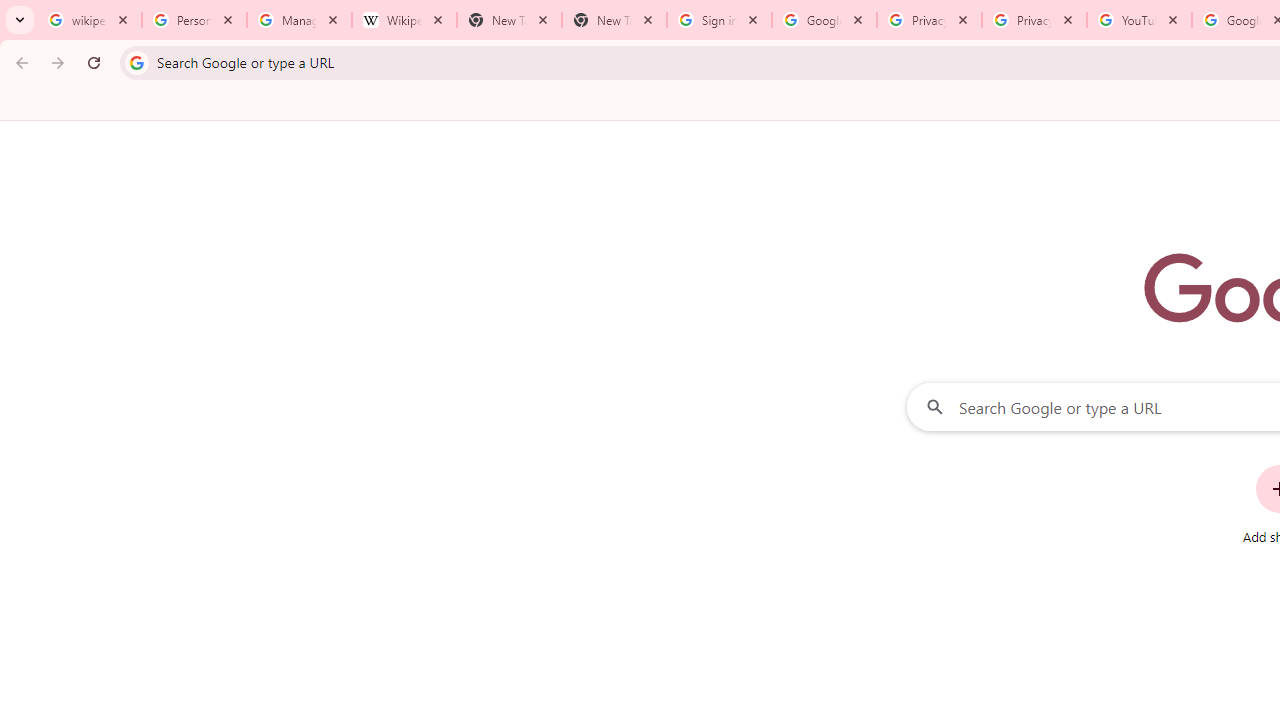 The height and width of the screenshot is (720, 1280). What do you see at coordinates (1139, 20) in the screenshot?
I see `'YouTube'` at bounding box center [1139, 20].